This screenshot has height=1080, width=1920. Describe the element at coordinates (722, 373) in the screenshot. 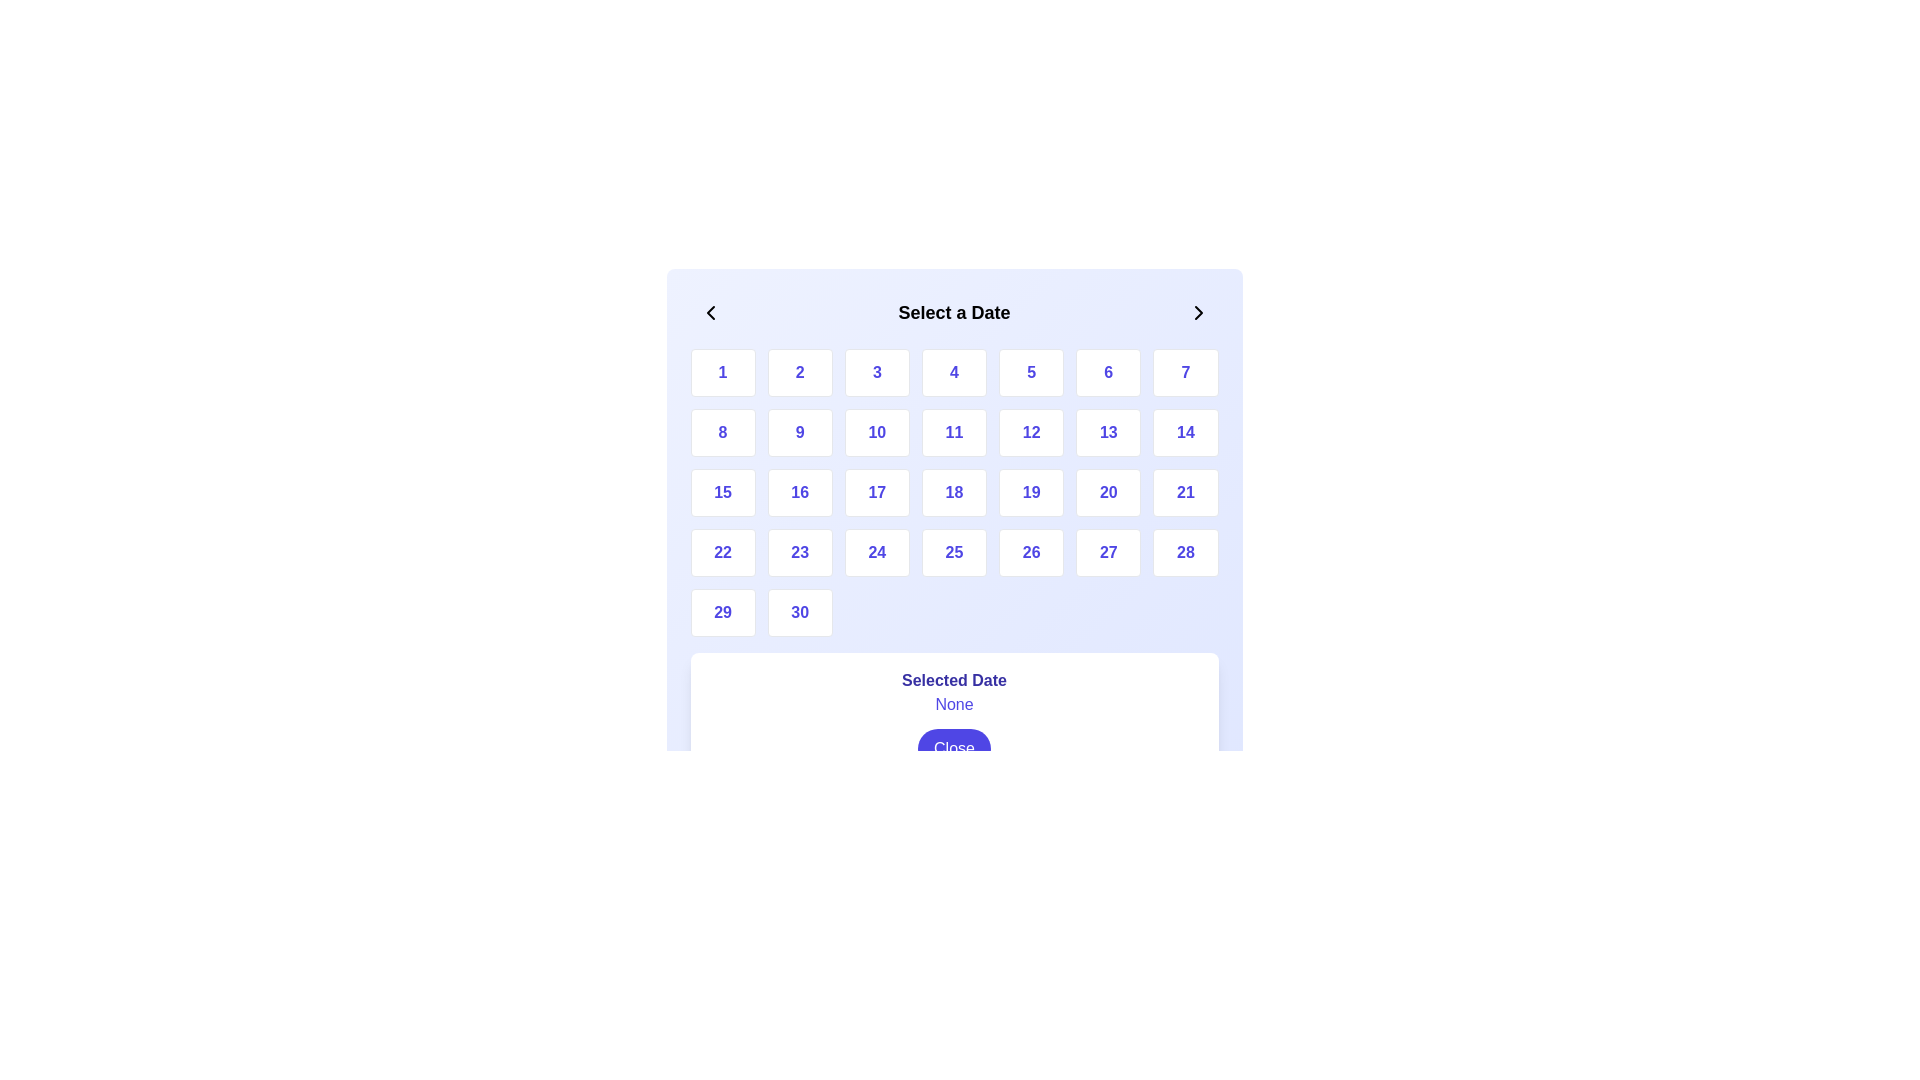

I see `the rectangular button with a blue number '1' that changes to light indigo when hovered, located at the top-left position of a 7-column grid layout` at that location.